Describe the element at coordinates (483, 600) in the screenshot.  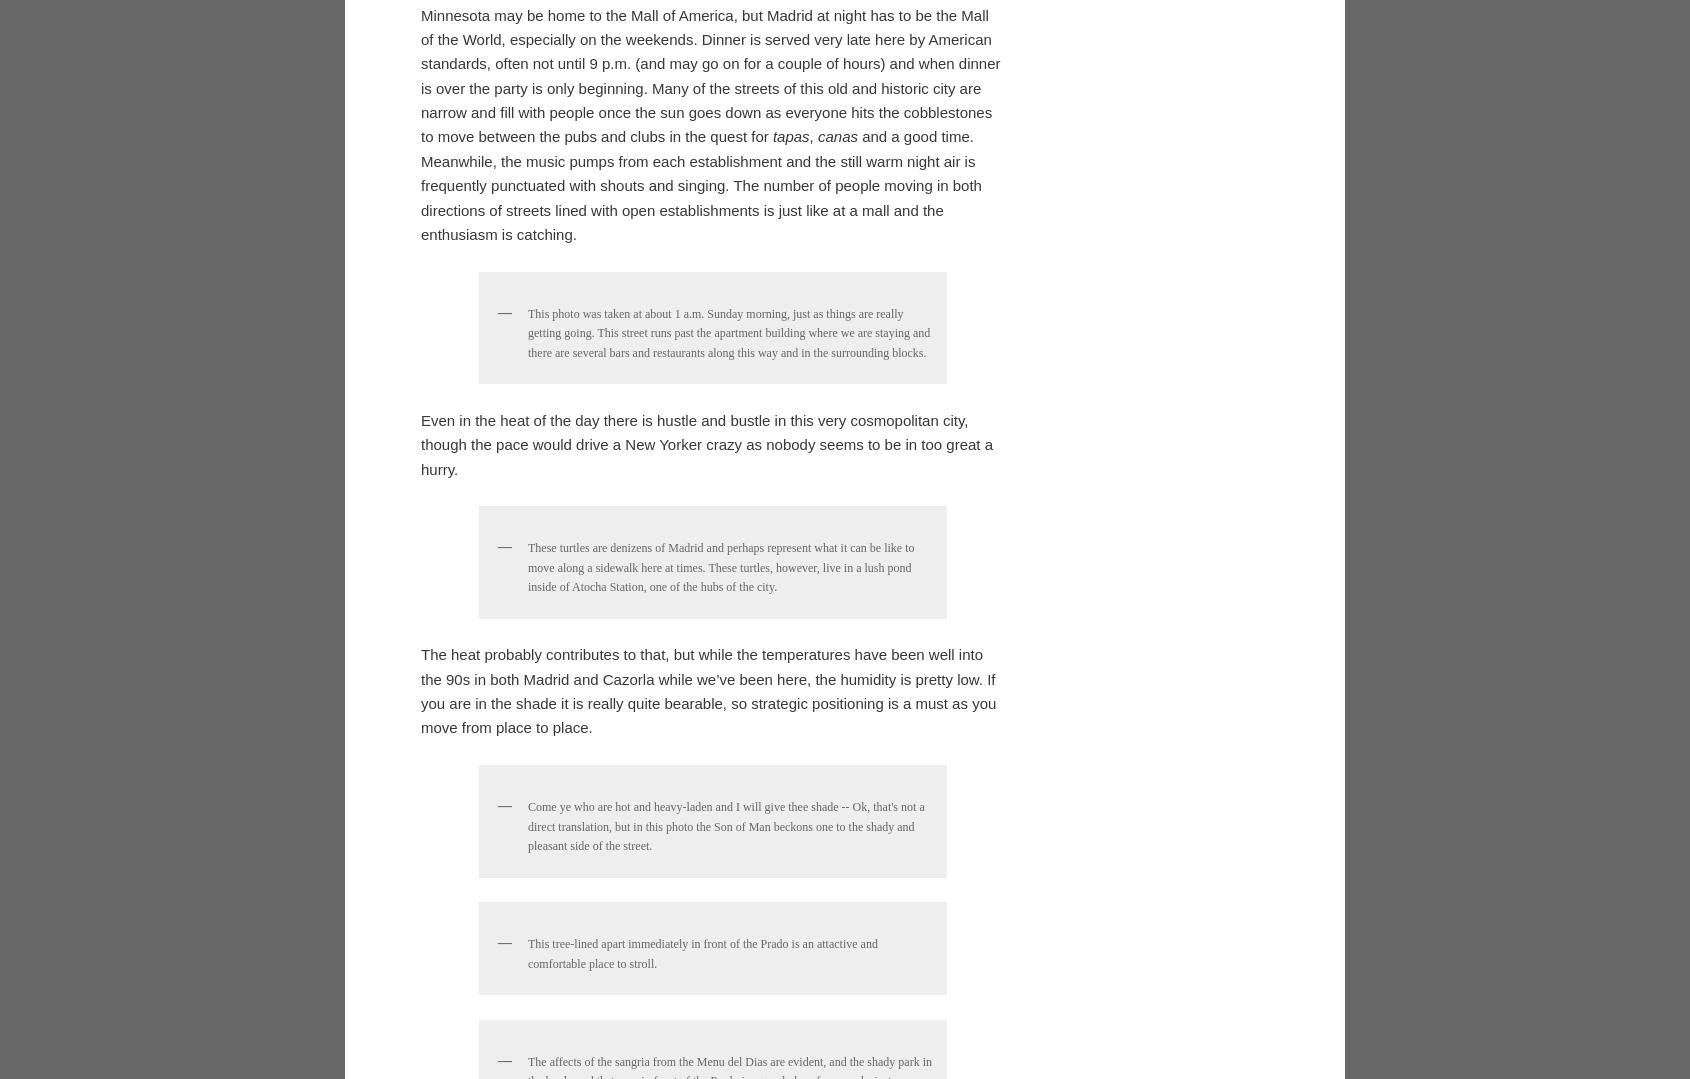
I see `'by the Night Writer'` at that location.